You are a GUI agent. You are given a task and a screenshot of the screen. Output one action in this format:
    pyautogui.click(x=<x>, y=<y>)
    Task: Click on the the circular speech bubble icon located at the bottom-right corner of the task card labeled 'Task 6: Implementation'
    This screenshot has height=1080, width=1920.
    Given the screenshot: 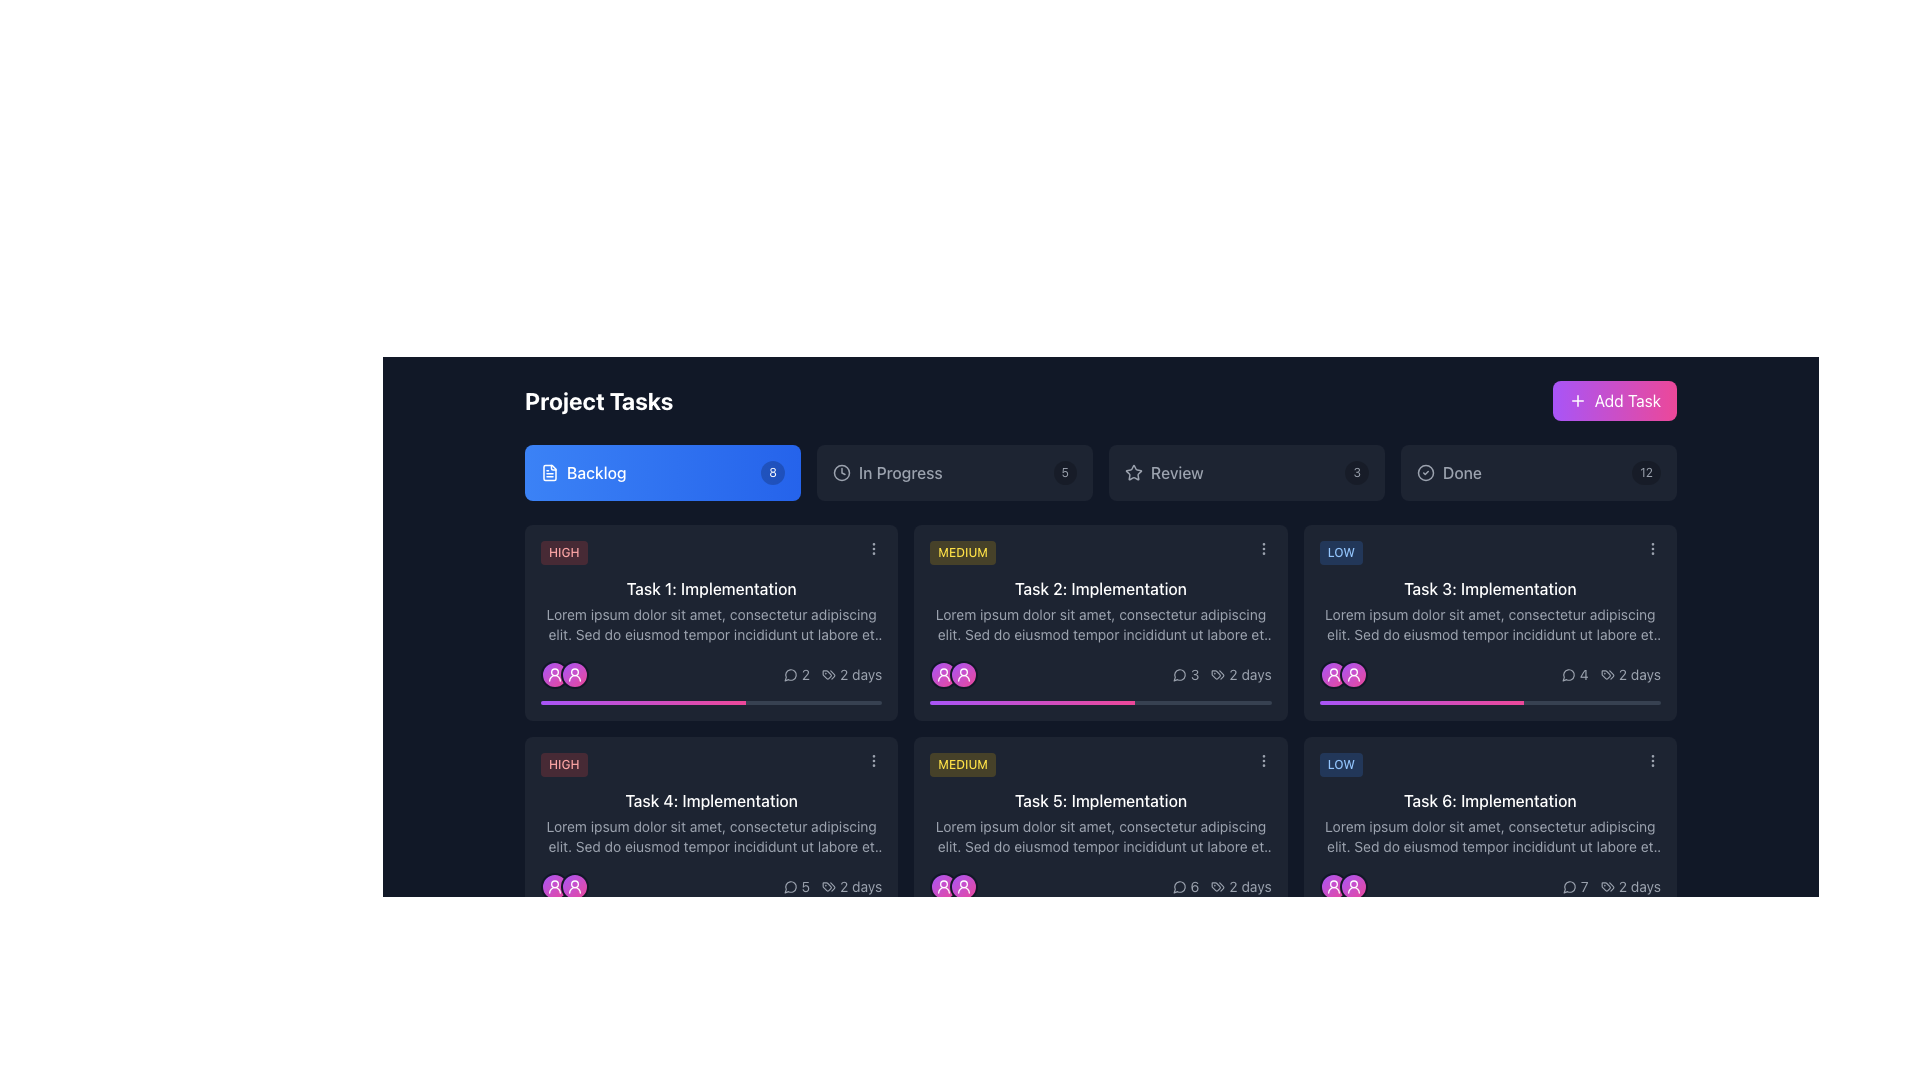 What is the action you would take?
    pyautogui.click(x=1568, y=886)
    